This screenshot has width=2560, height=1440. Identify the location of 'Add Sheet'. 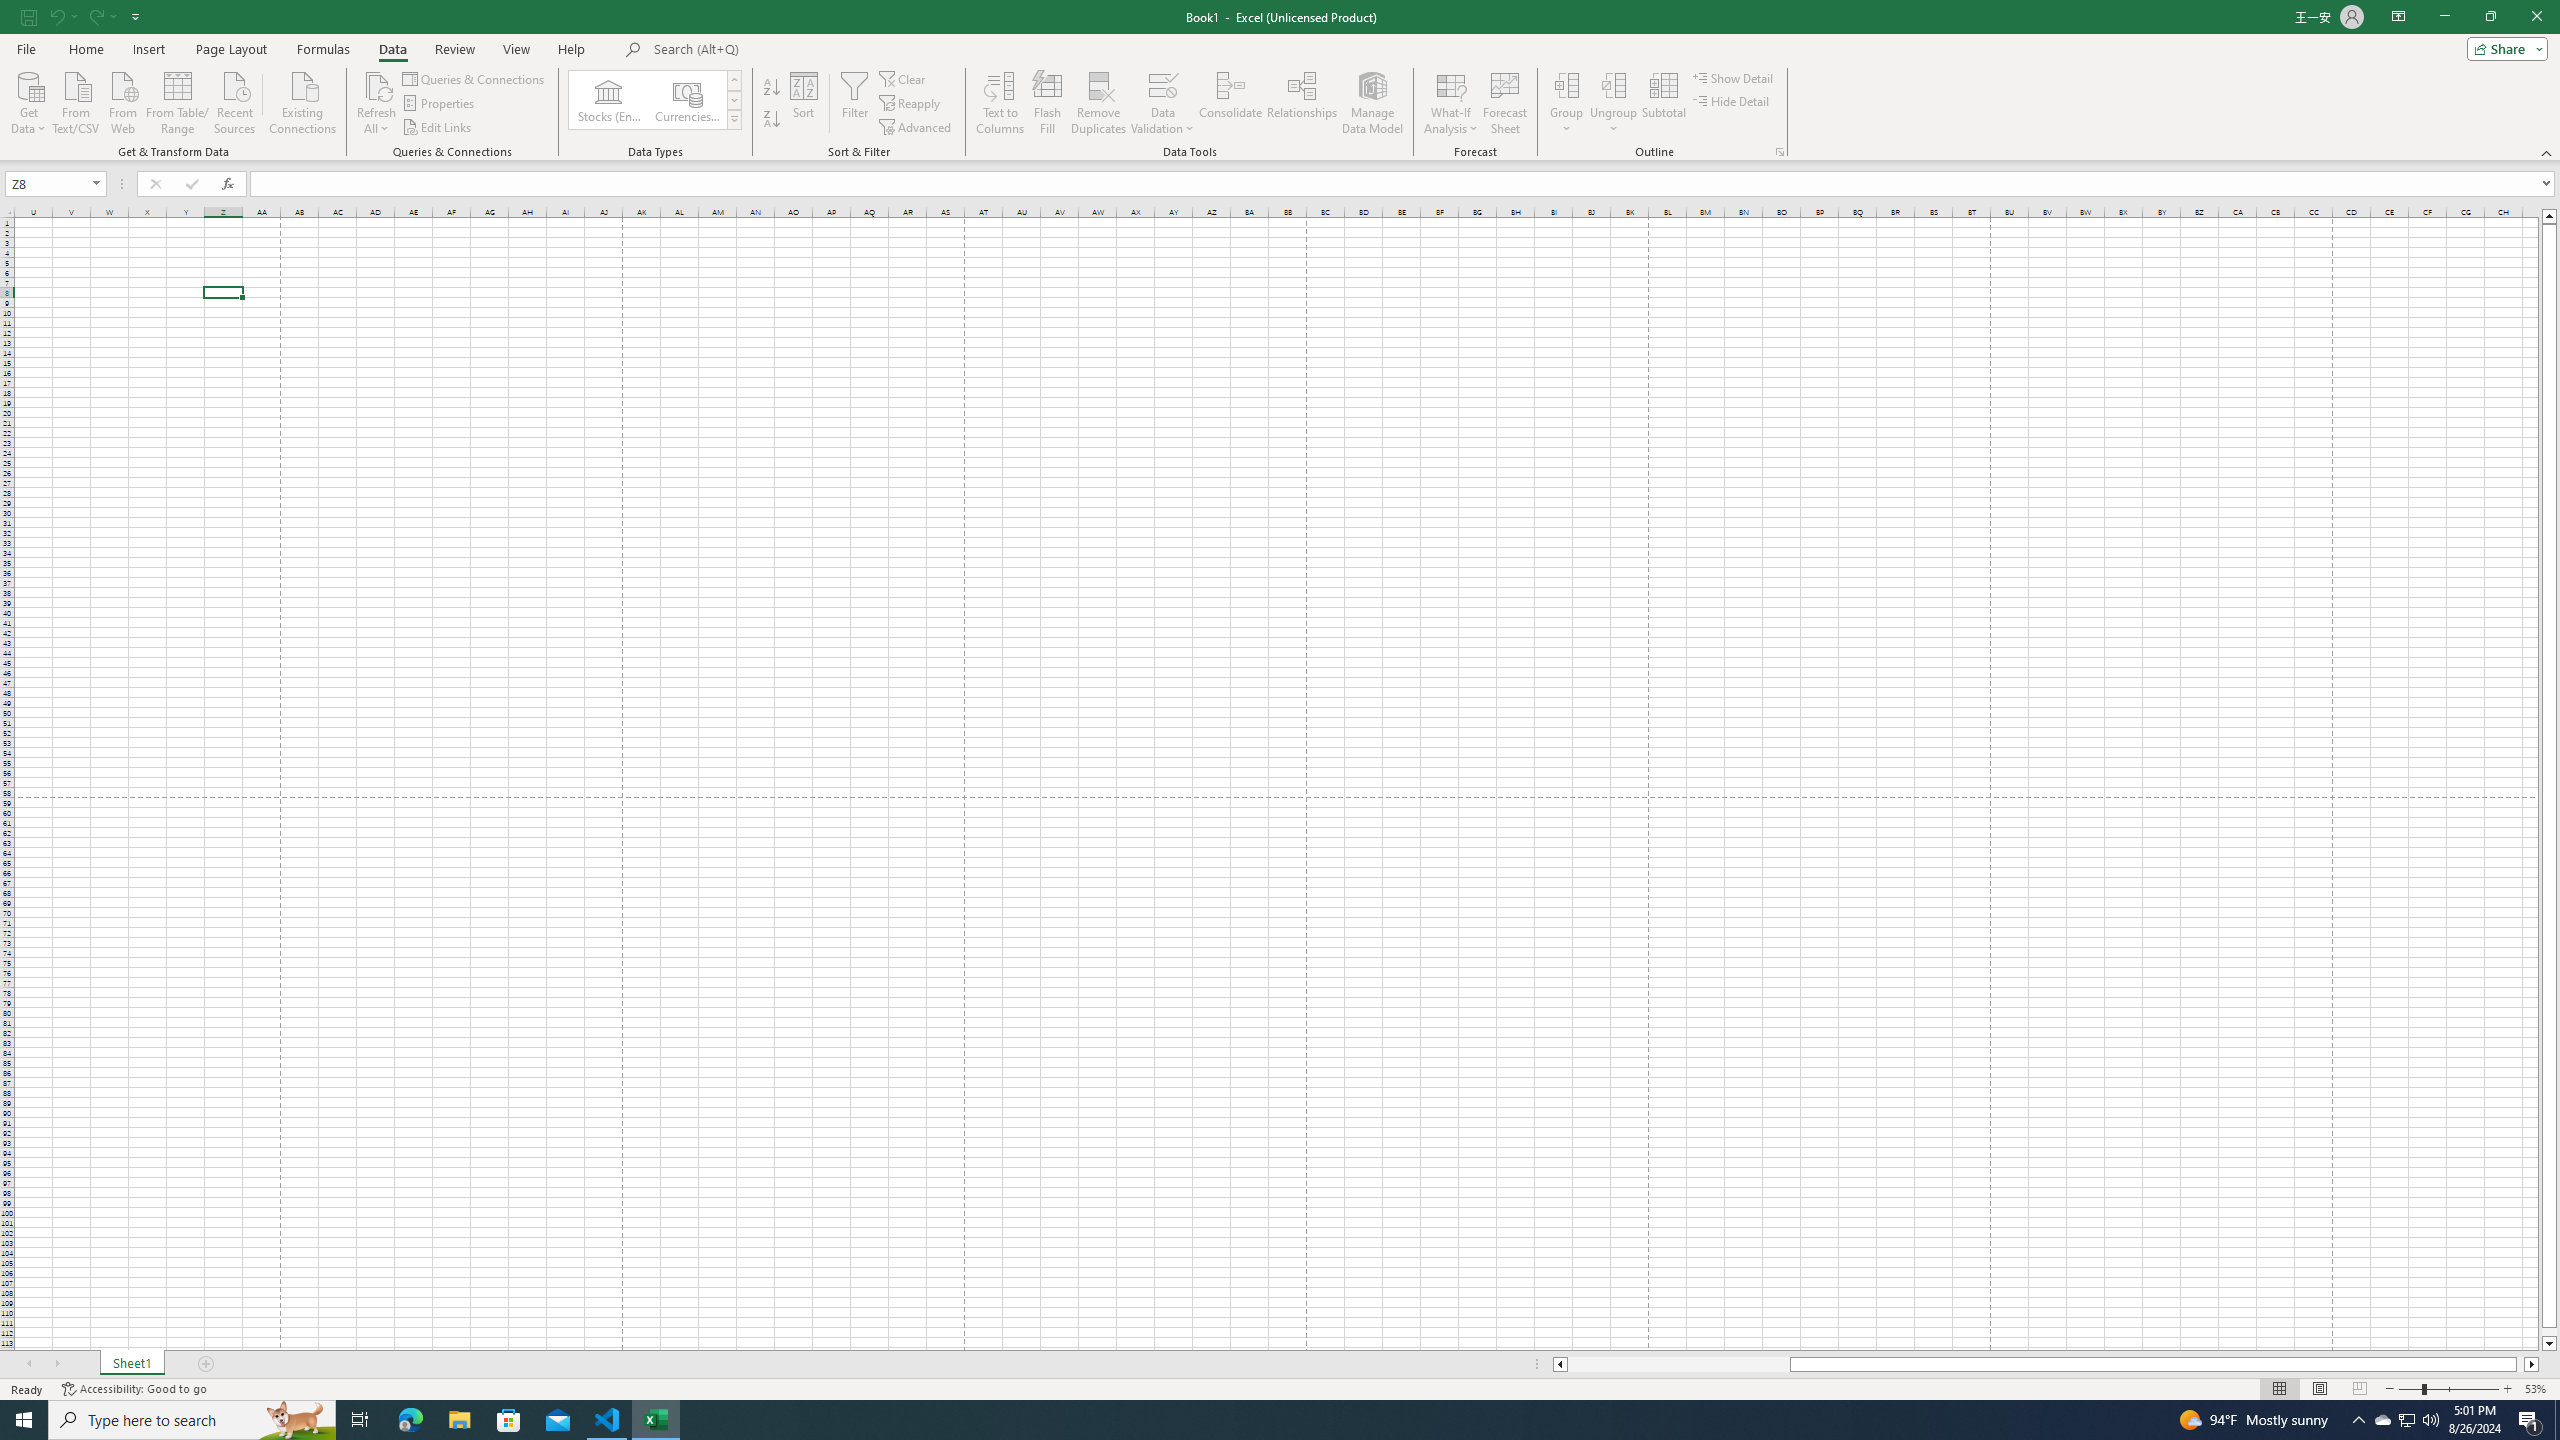
(205, 1363).